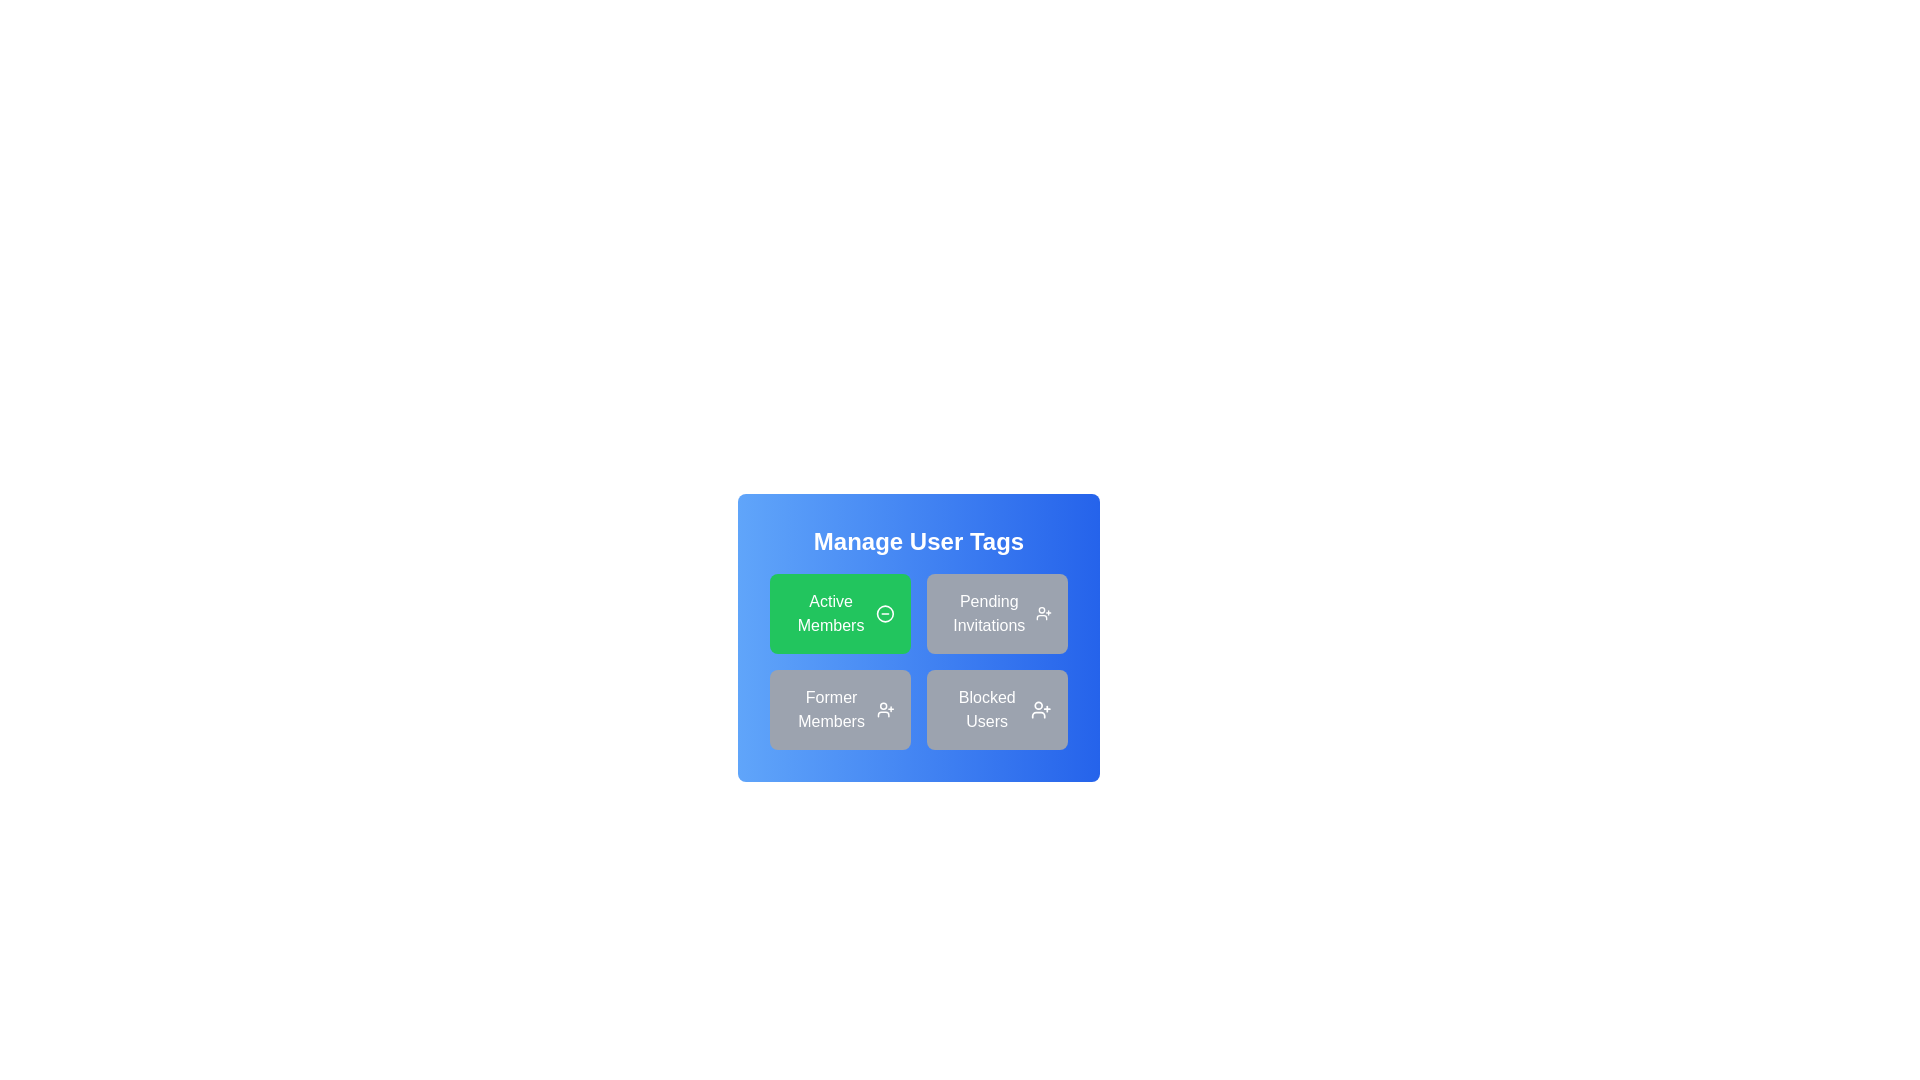  Describe the element at coordinates (1040, 708) in the screenshot. I see `the icon located at the top-right corner of the 'Blocked Users' panel, adjacent to the 'Blocked Users' label, which is used for managing or adding blocked users` at that location.